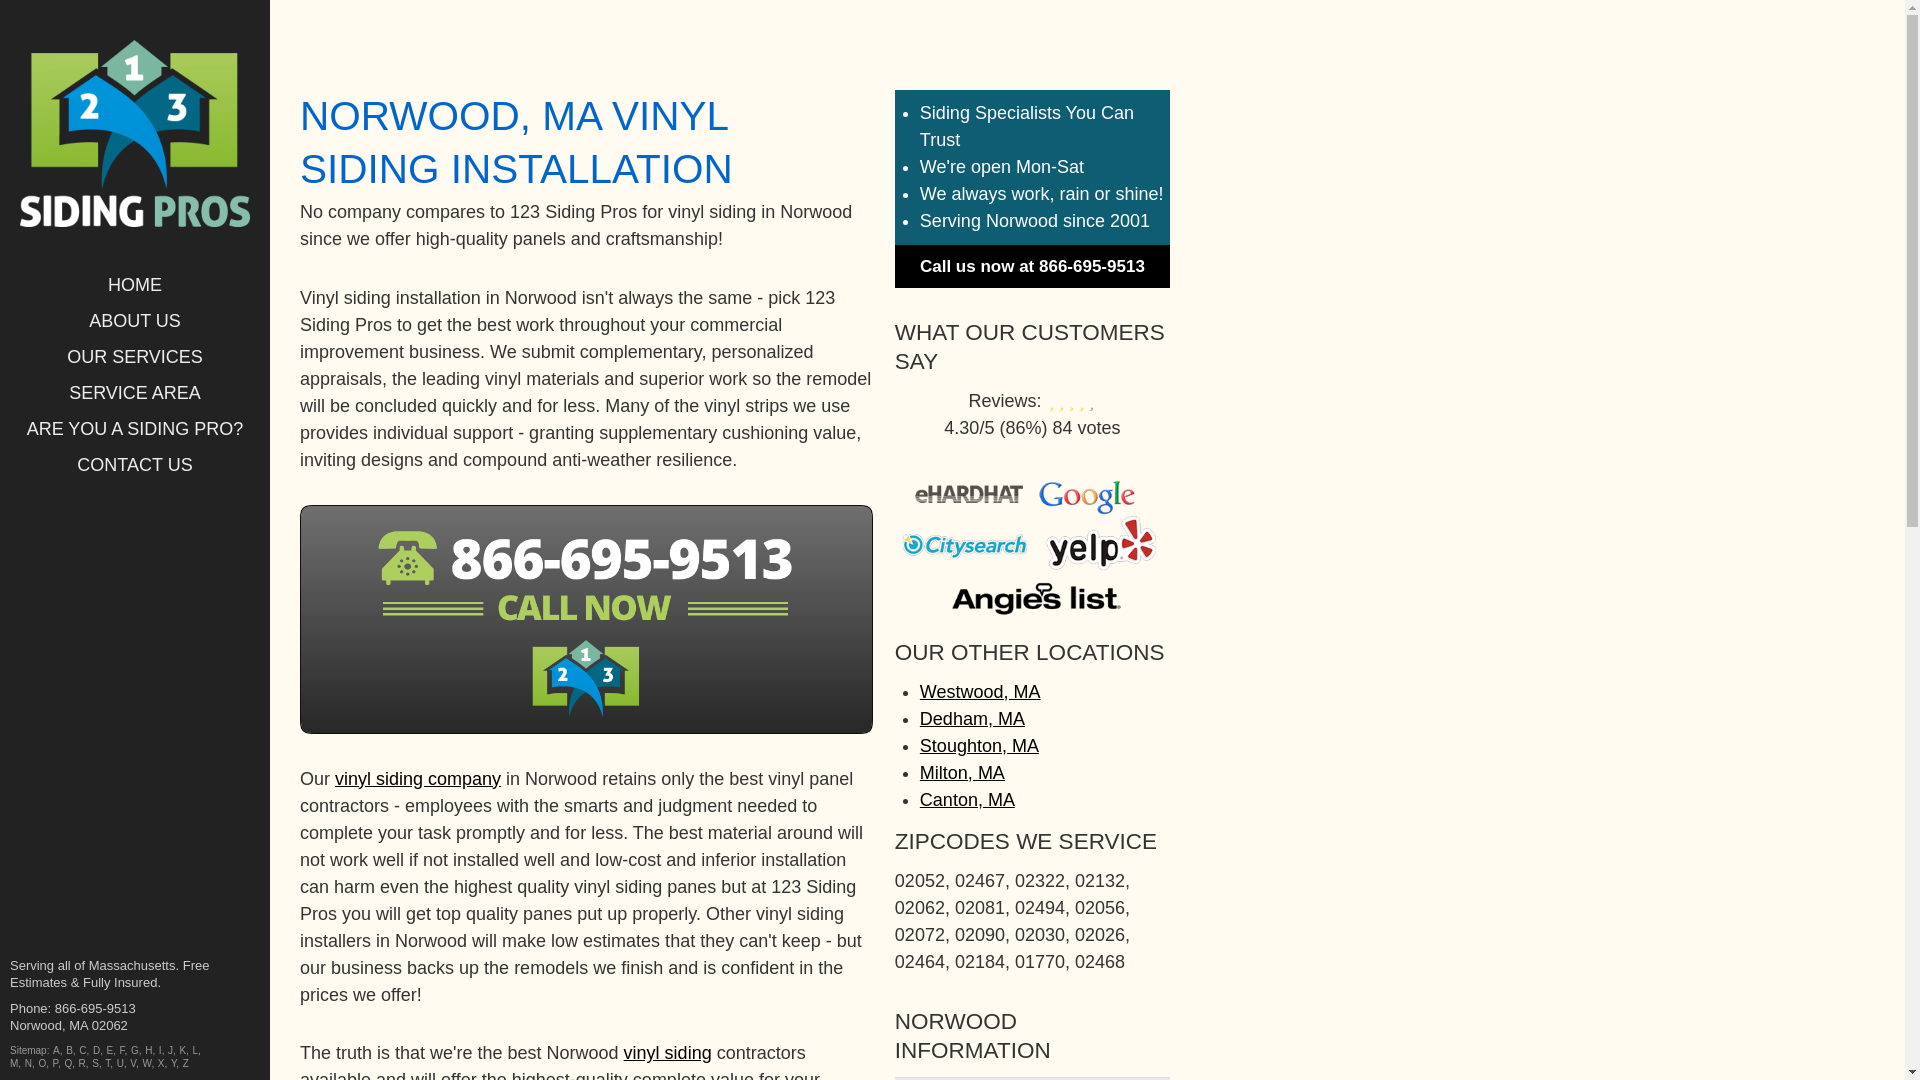 The image size is (1920, 1080). Describe the element at coordinates (78, 1062) in the screenshot. I see `'R'` at that location.